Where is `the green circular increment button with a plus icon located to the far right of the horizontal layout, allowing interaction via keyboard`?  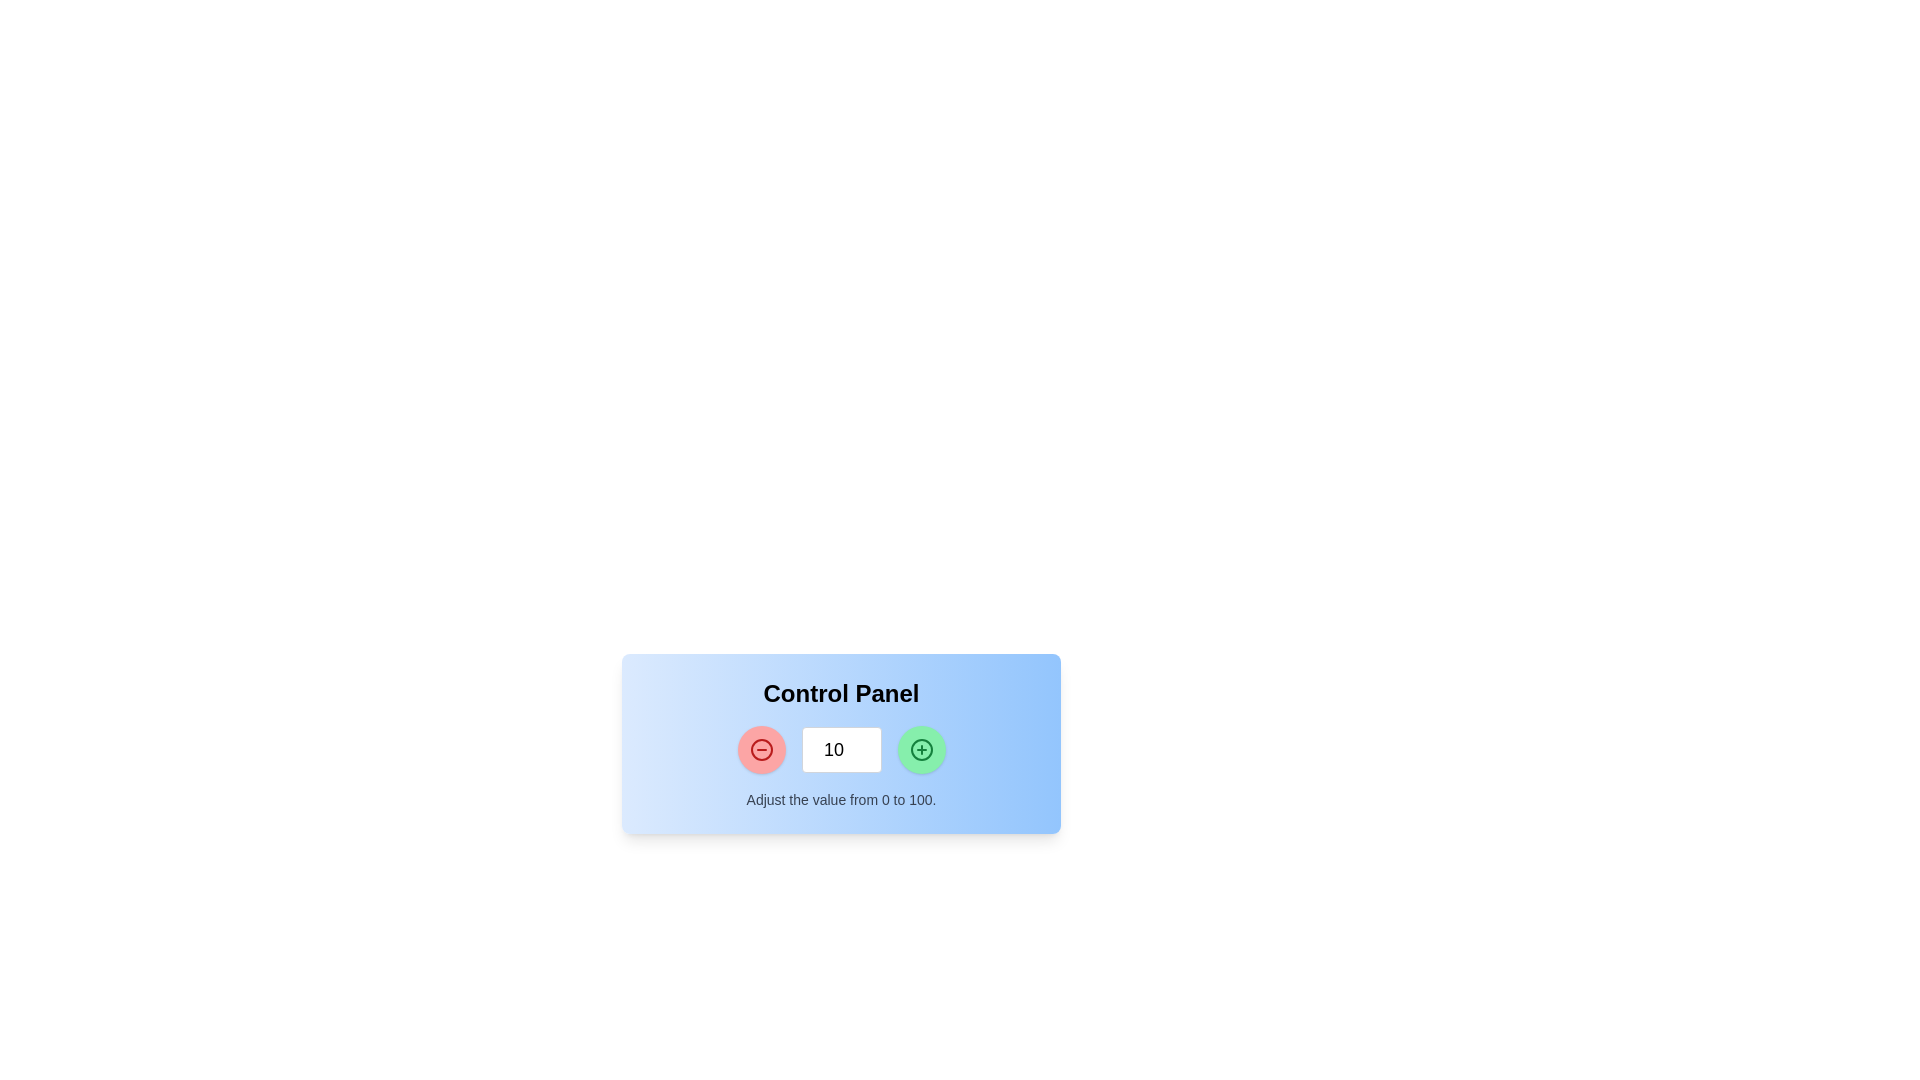 the green circular increment button with a plus icon located to the far right of the horizontal layout, allowing interaction via keyboard is located at coordinates (920, 749).